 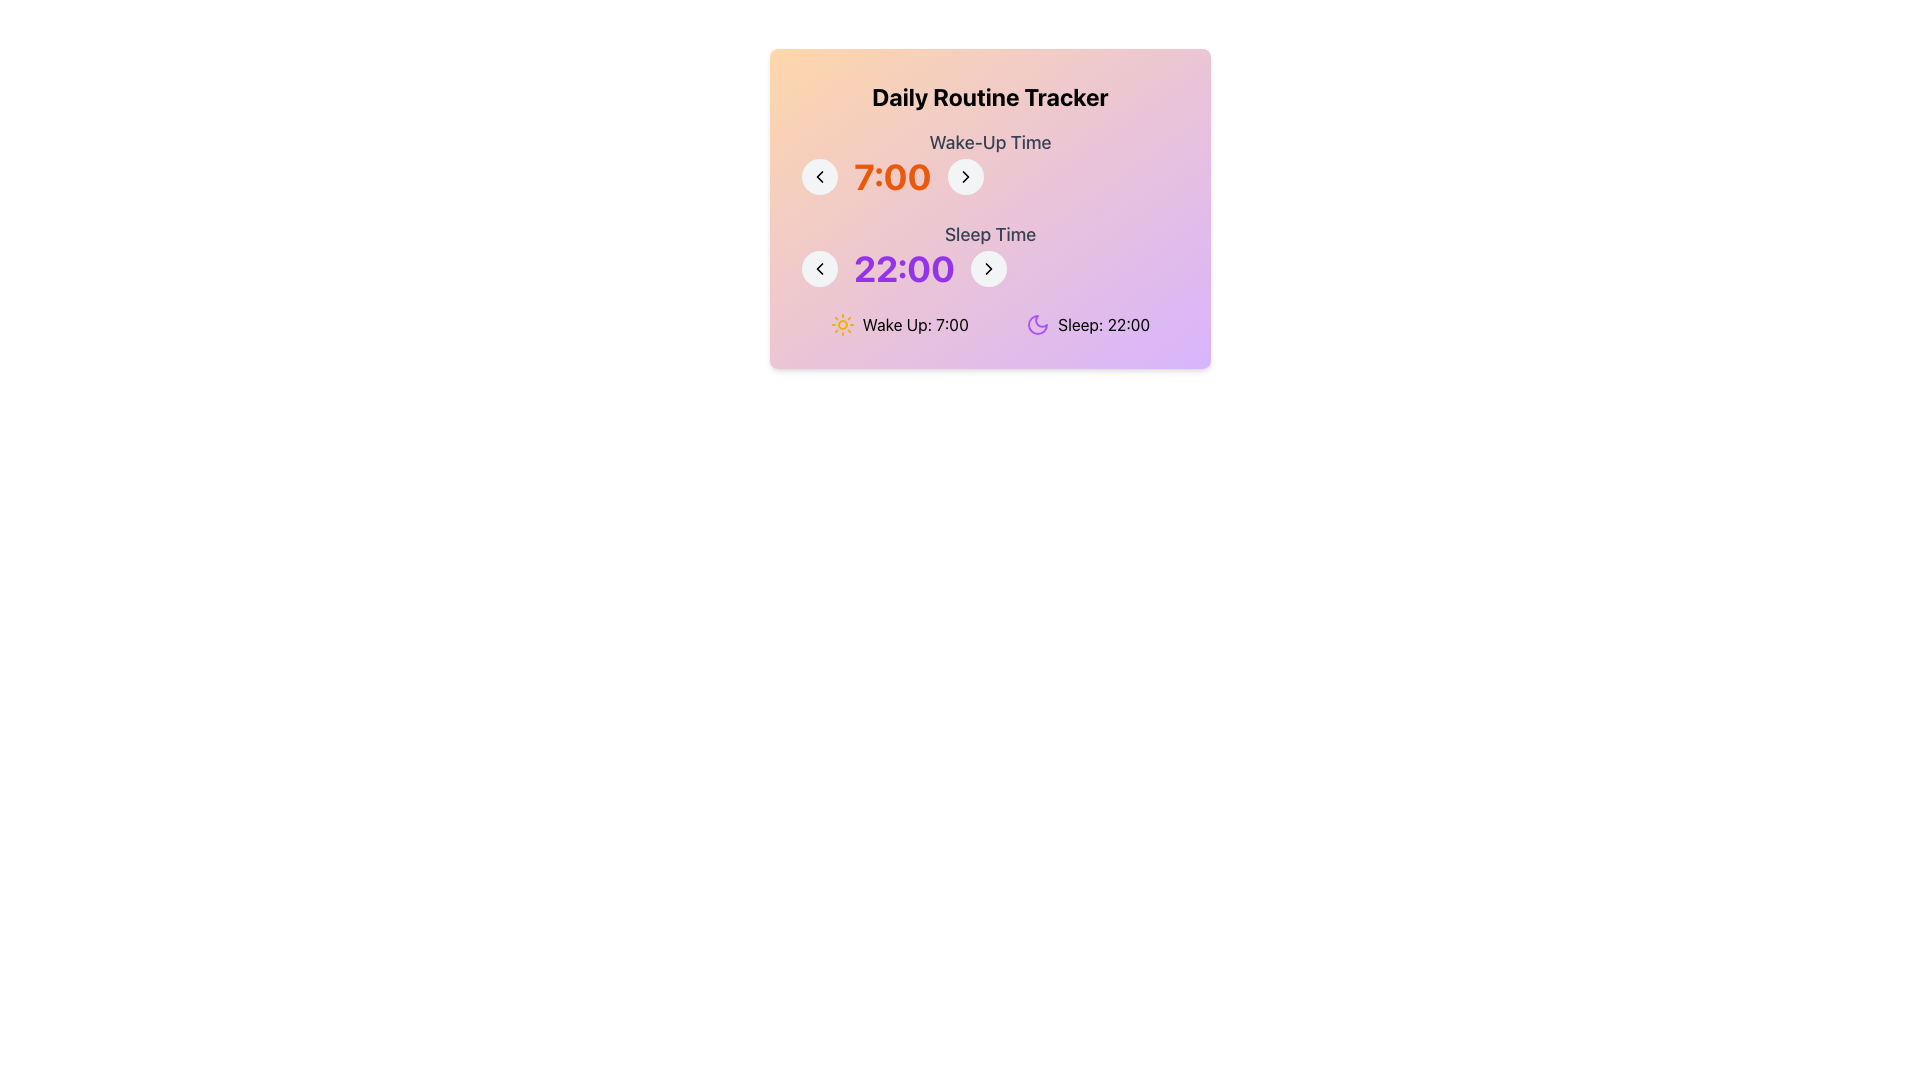 What do you see at coordinates (989, 268) in the screenshot?
I see `the right-pointing chevron-shaped arrow within the circular button located immediately to the right of the '7:00' text in the 'Wake-Up Time' section` at bounding box center [989, 268].